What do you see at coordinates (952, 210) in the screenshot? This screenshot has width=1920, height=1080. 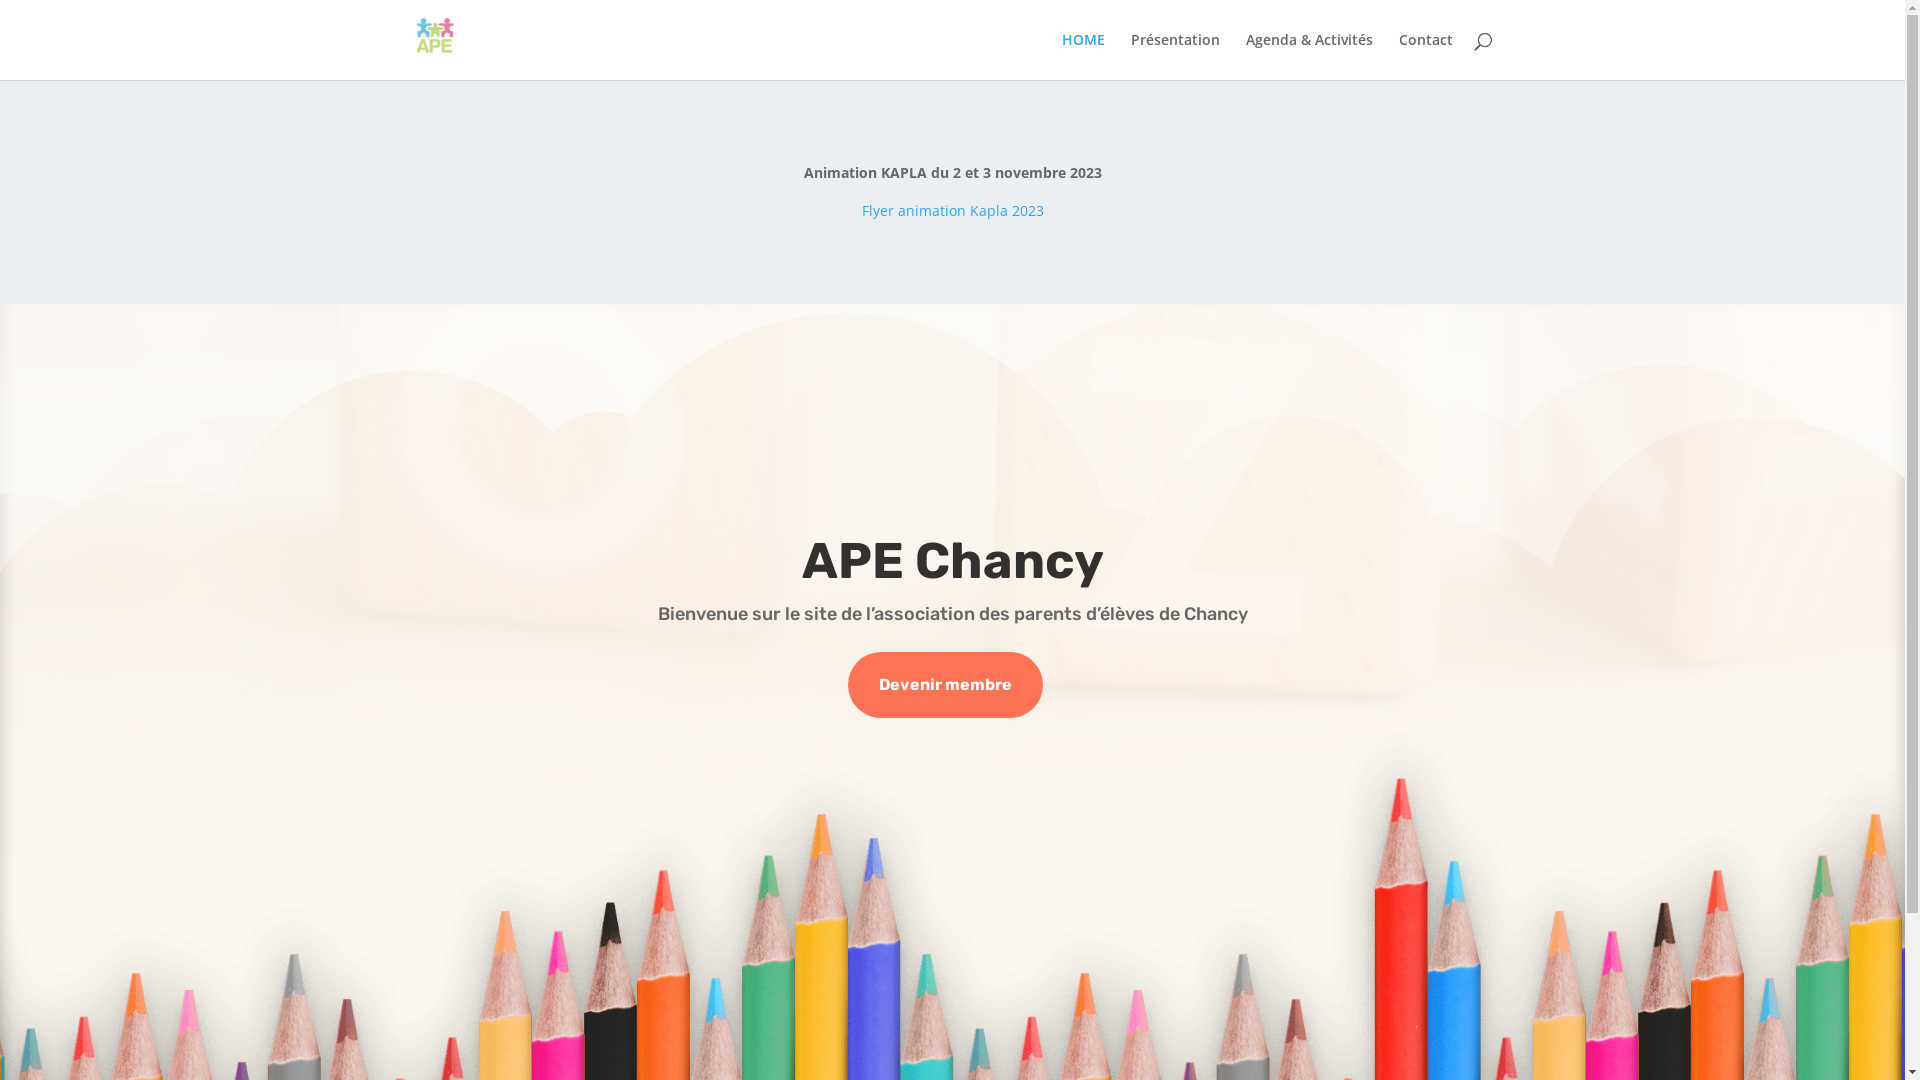 I see `'Flyer animation Kapla 2023'` at bounding box center [952, 210].